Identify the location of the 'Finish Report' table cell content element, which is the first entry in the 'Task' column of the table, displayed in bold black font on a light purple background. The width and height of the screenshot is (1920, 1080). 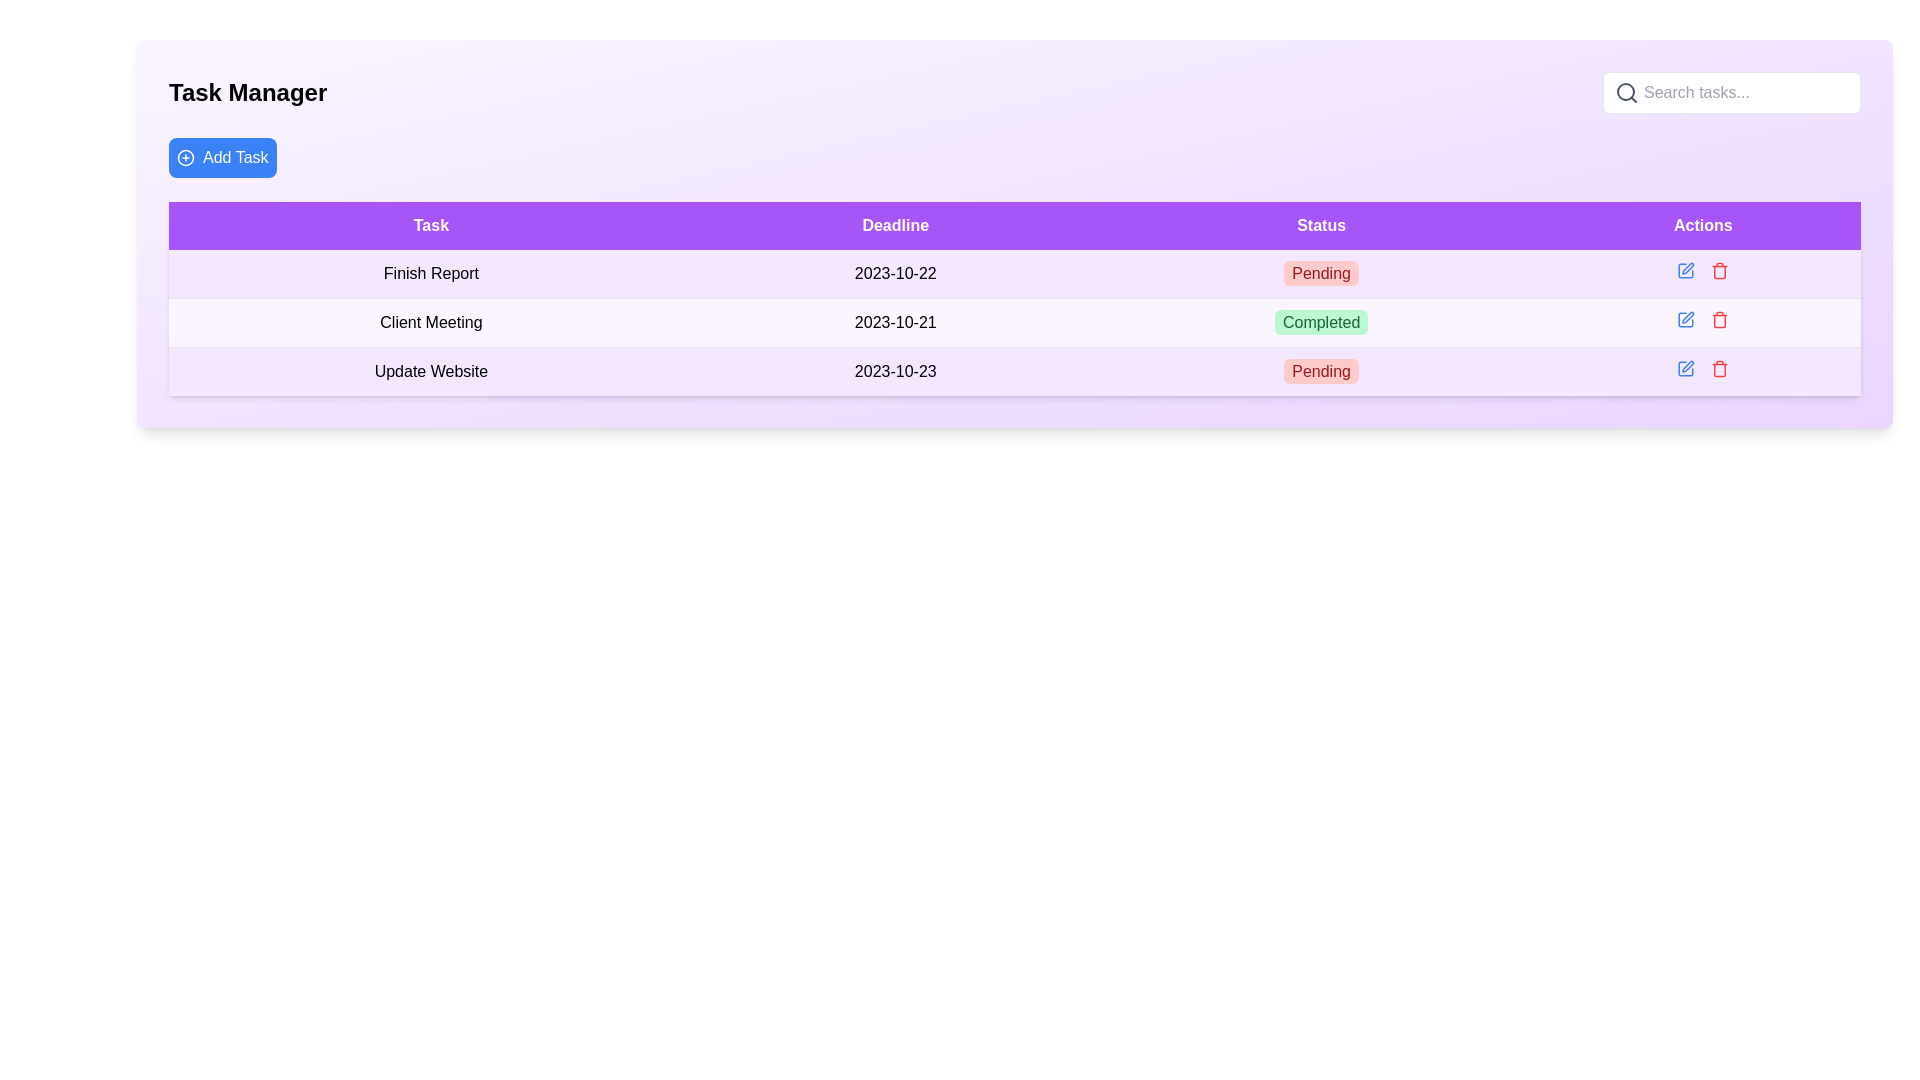
(430, 274).